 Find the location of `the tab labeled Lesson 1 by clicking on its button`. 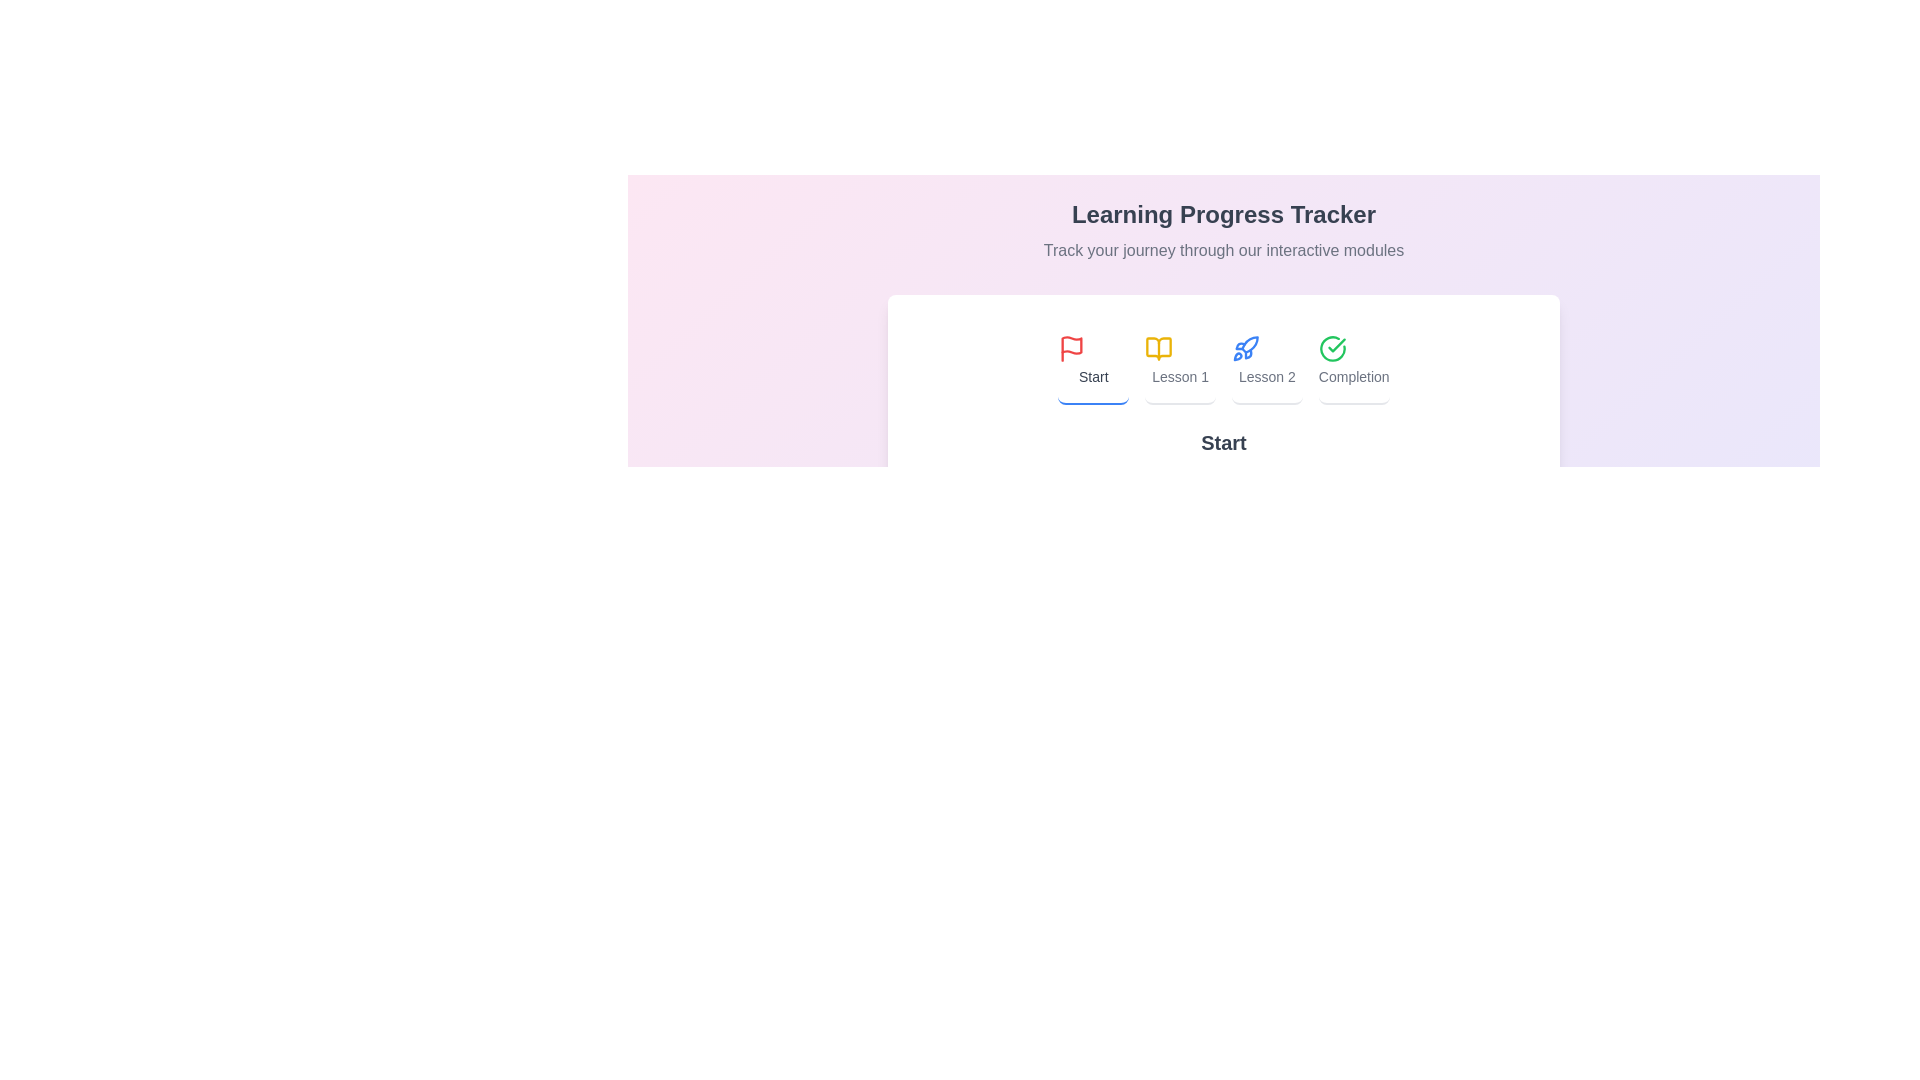

the tab labeled Lesson 1 by clicking on its button is located at coordinates (1180, 362).